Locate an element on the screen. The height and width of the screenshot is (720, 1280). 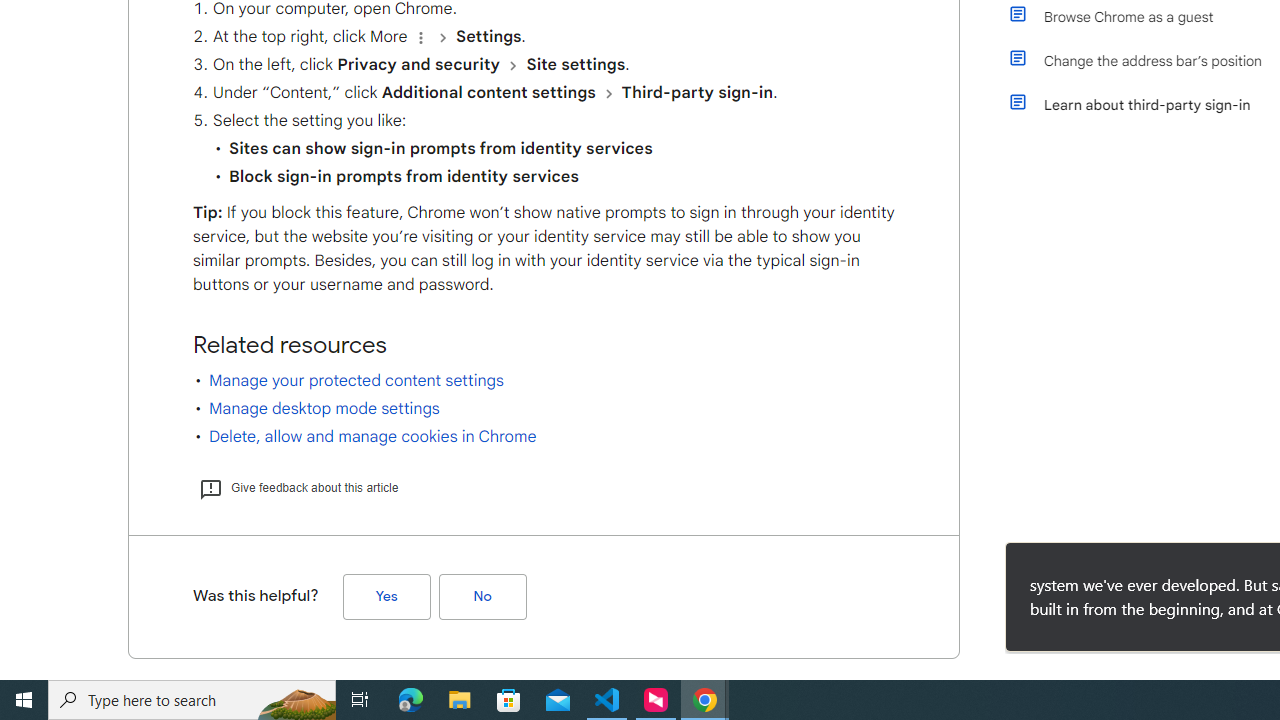
'No (Was this helpful?)' is located at coordinates (482, 595).